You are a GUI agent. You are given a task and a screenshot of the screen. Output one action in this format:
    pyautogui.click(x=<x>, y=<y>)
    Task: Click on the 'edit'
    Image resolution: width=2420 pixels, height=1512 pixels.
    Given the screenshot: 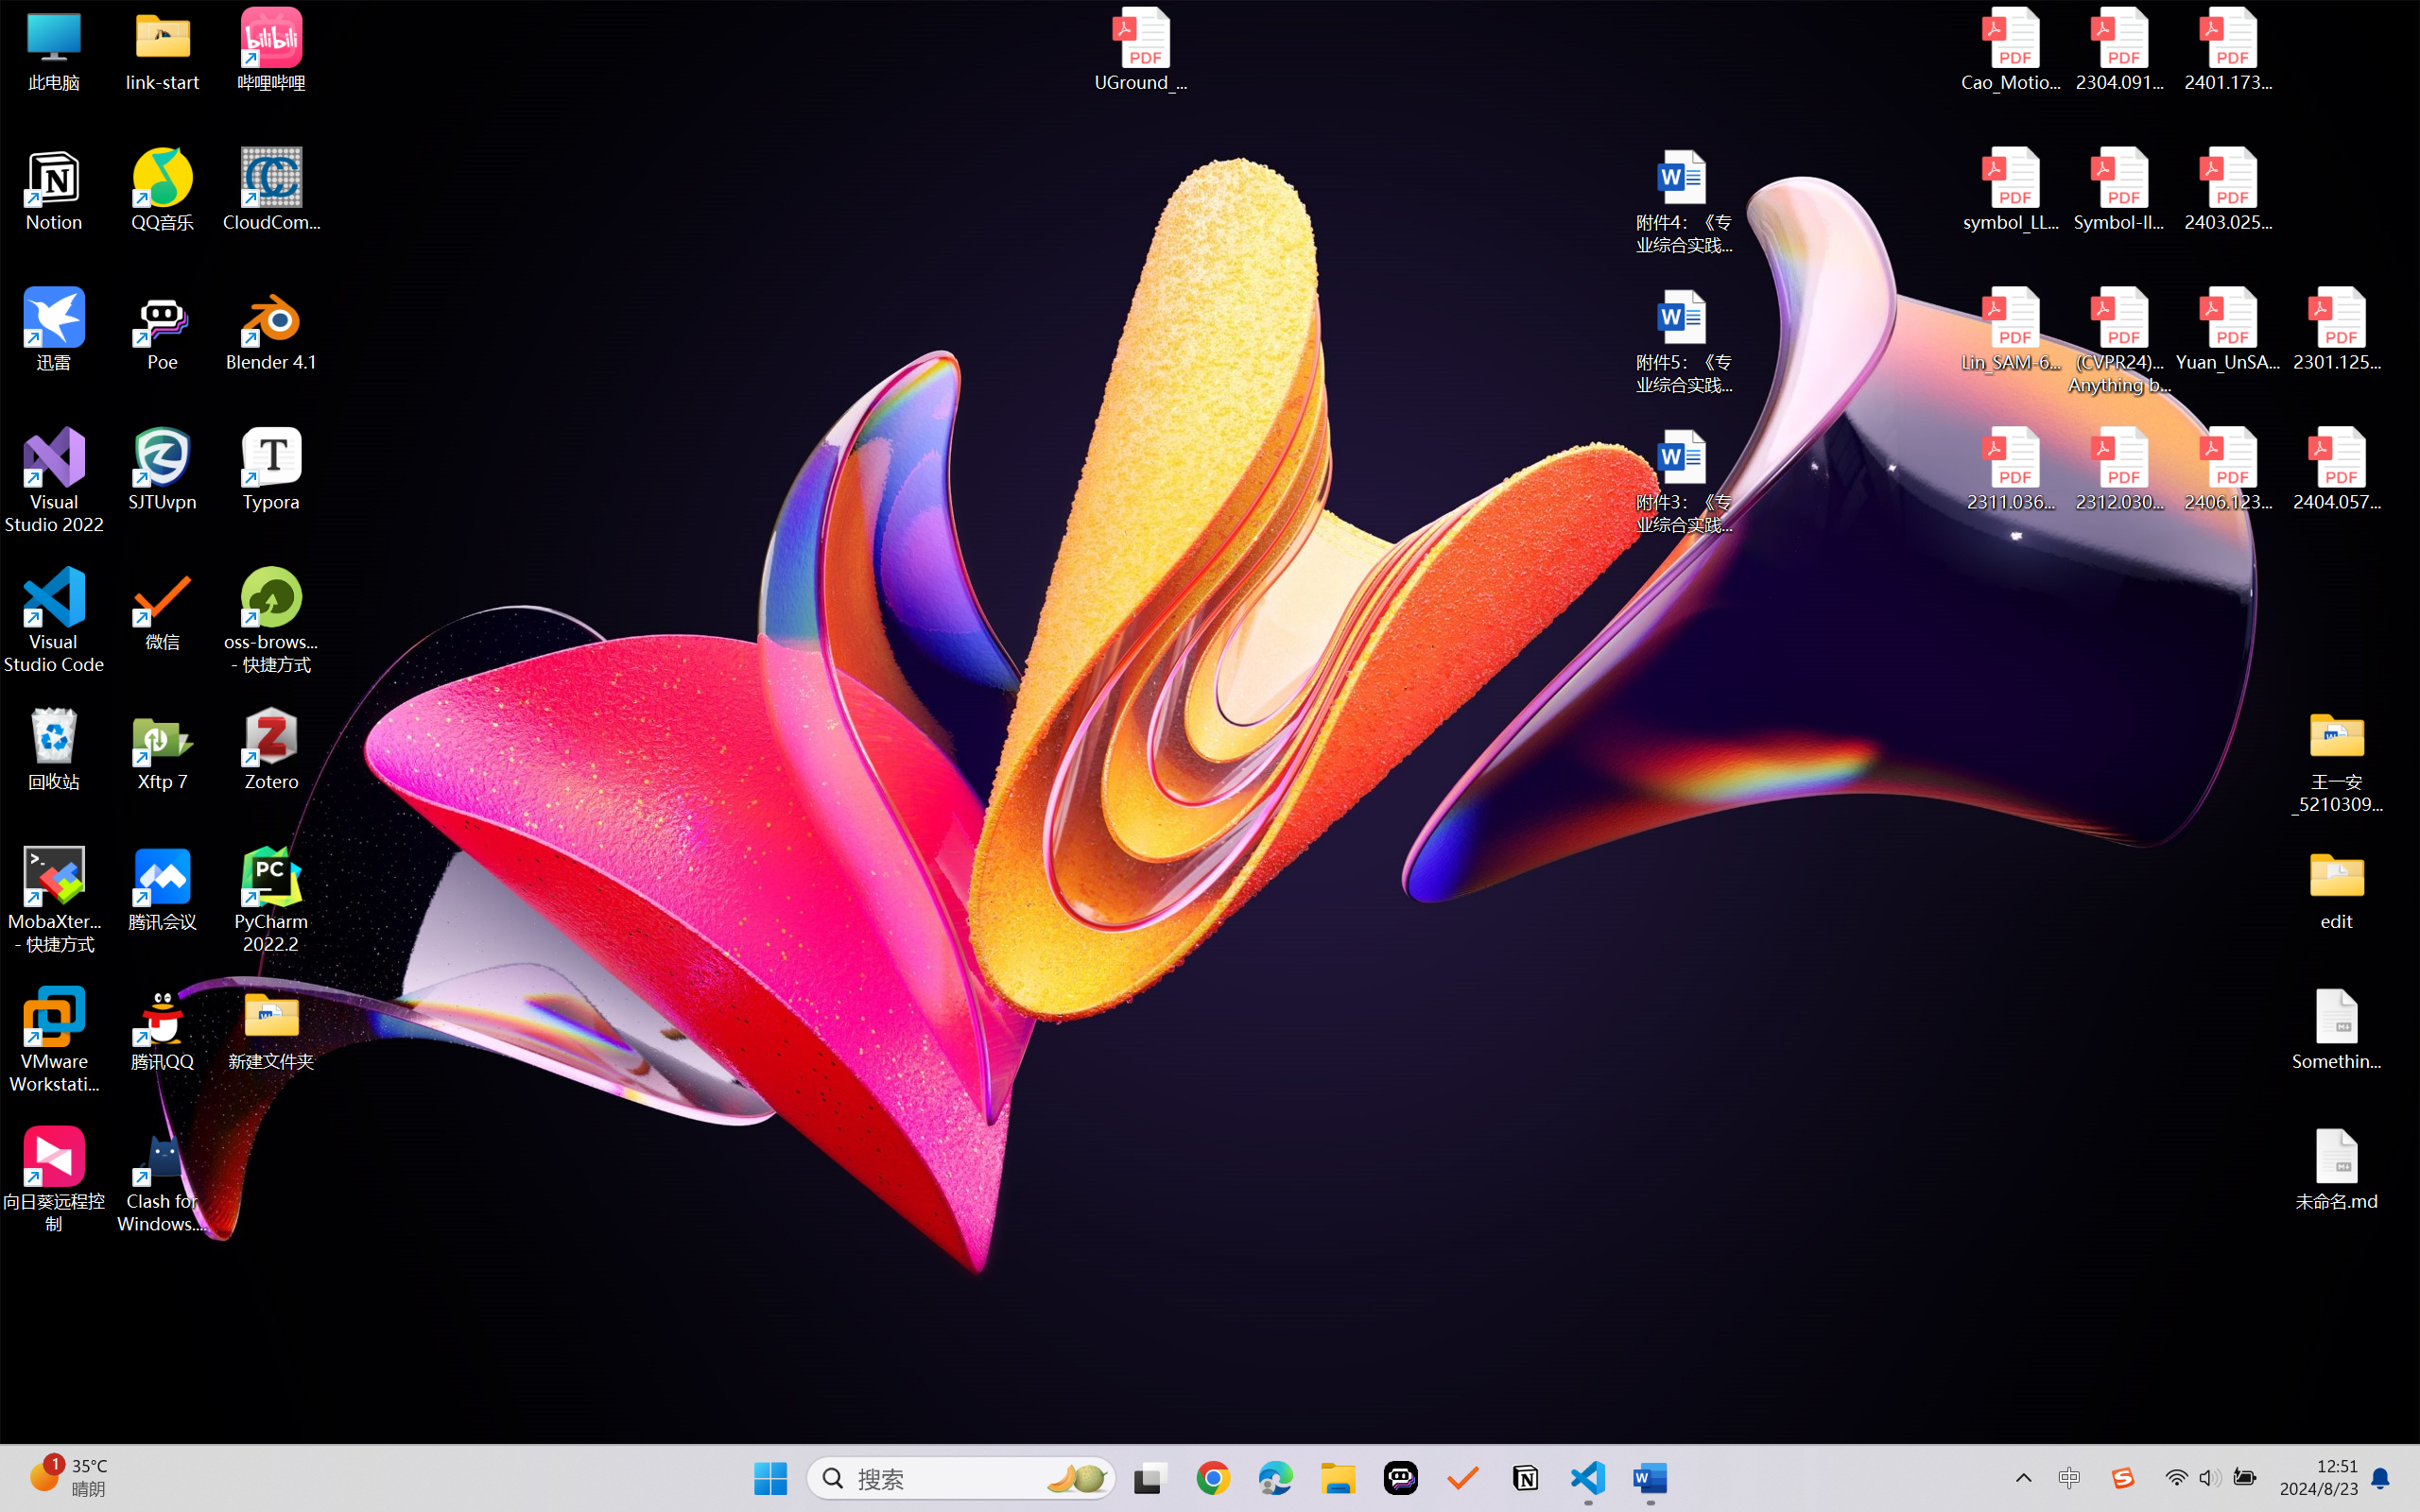 What is the action you would take?
    pyautogui.click(x=2335, y=887)
    